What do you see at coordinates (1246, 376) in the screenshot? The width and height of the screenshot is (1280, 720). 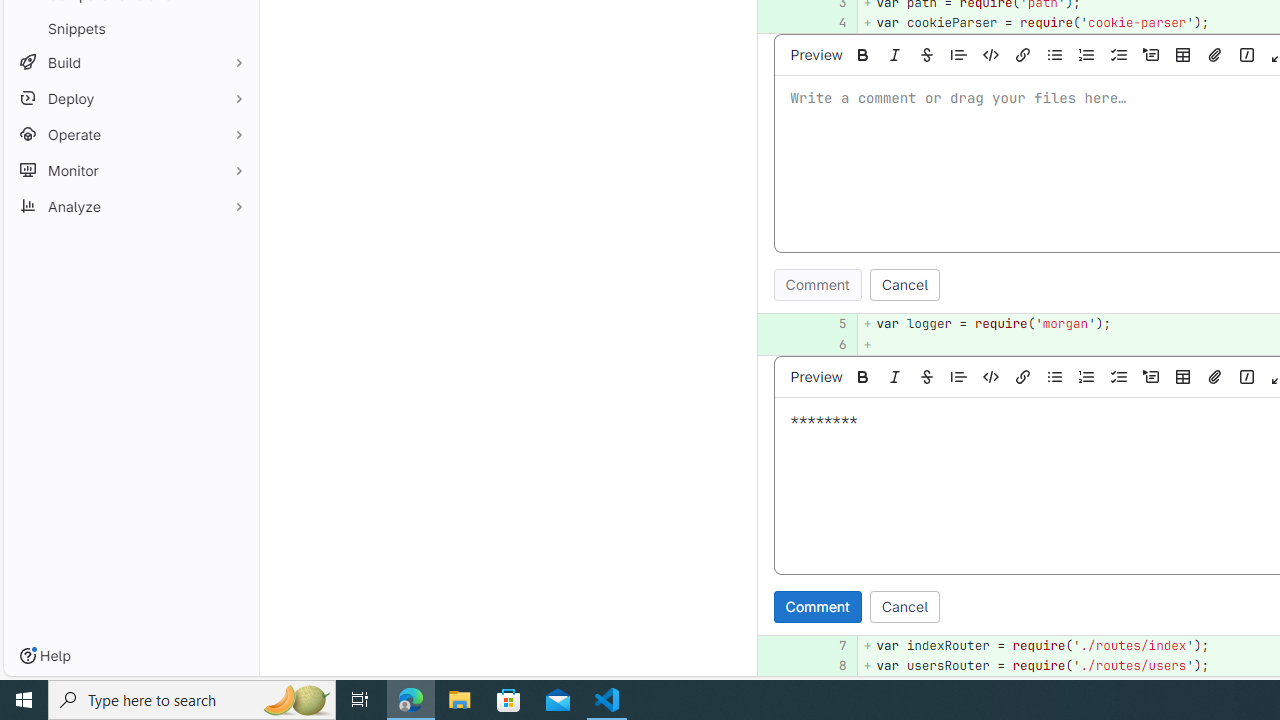 I see `'Add a quick action'` at bounding box center [1246, 376].